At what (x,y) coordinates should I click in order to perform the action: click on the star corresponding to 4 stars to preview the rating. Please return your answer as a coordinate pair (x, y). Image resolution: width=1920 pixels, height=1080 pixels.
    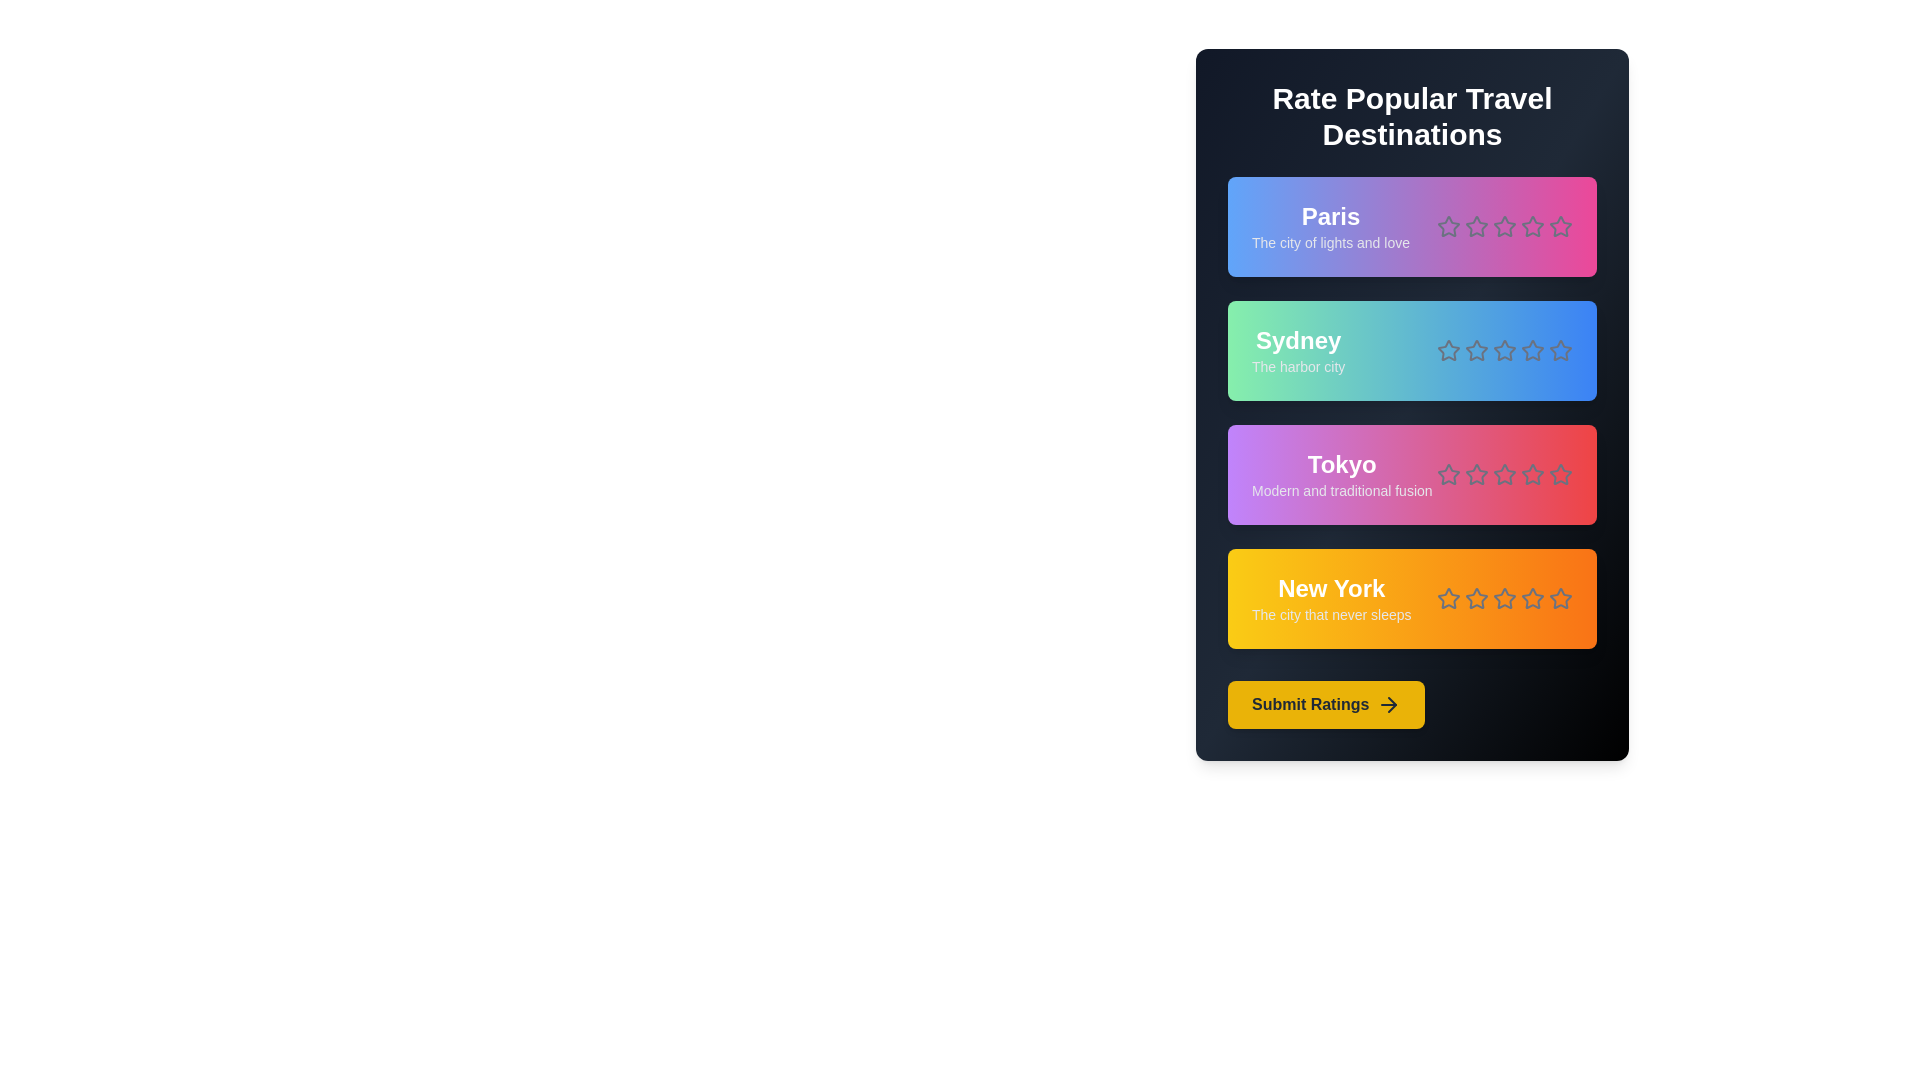
    Looking at the image, I should click on (1531, 226).